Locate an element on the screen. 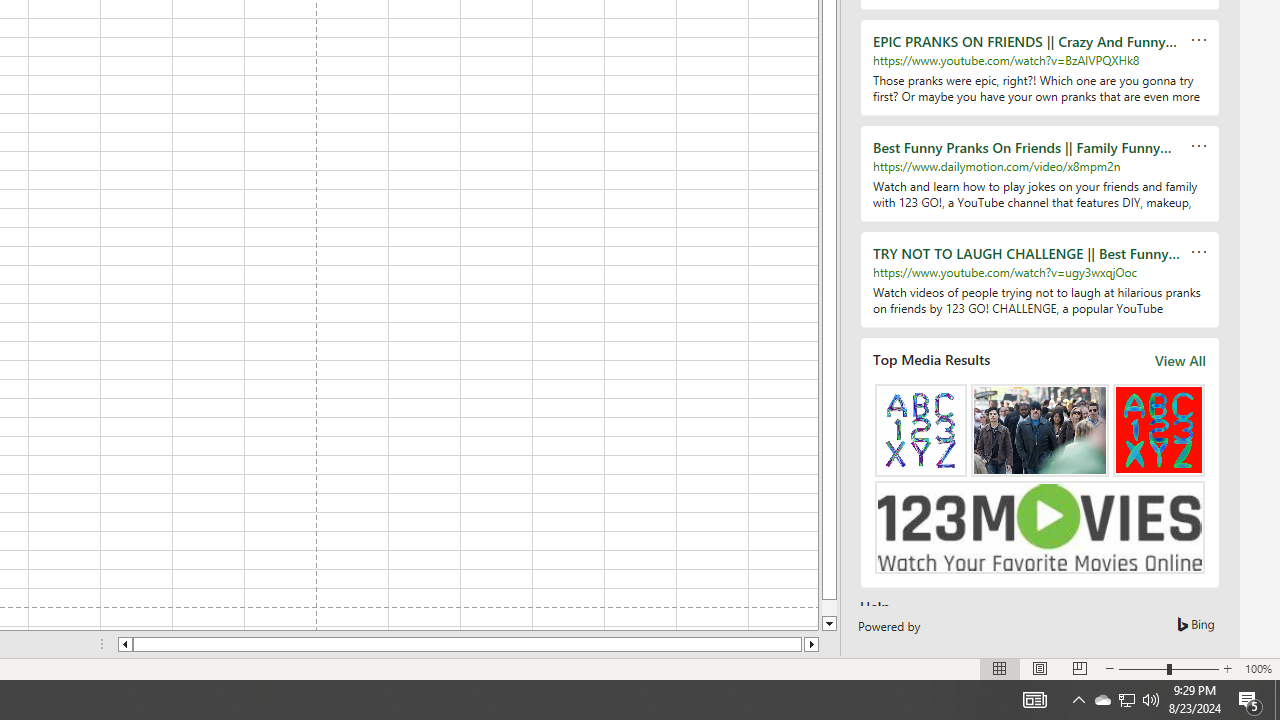 Image resolution: width=1280 pixels, height=720 pixels. 'Normal' is located at coordinates (1000, 669).